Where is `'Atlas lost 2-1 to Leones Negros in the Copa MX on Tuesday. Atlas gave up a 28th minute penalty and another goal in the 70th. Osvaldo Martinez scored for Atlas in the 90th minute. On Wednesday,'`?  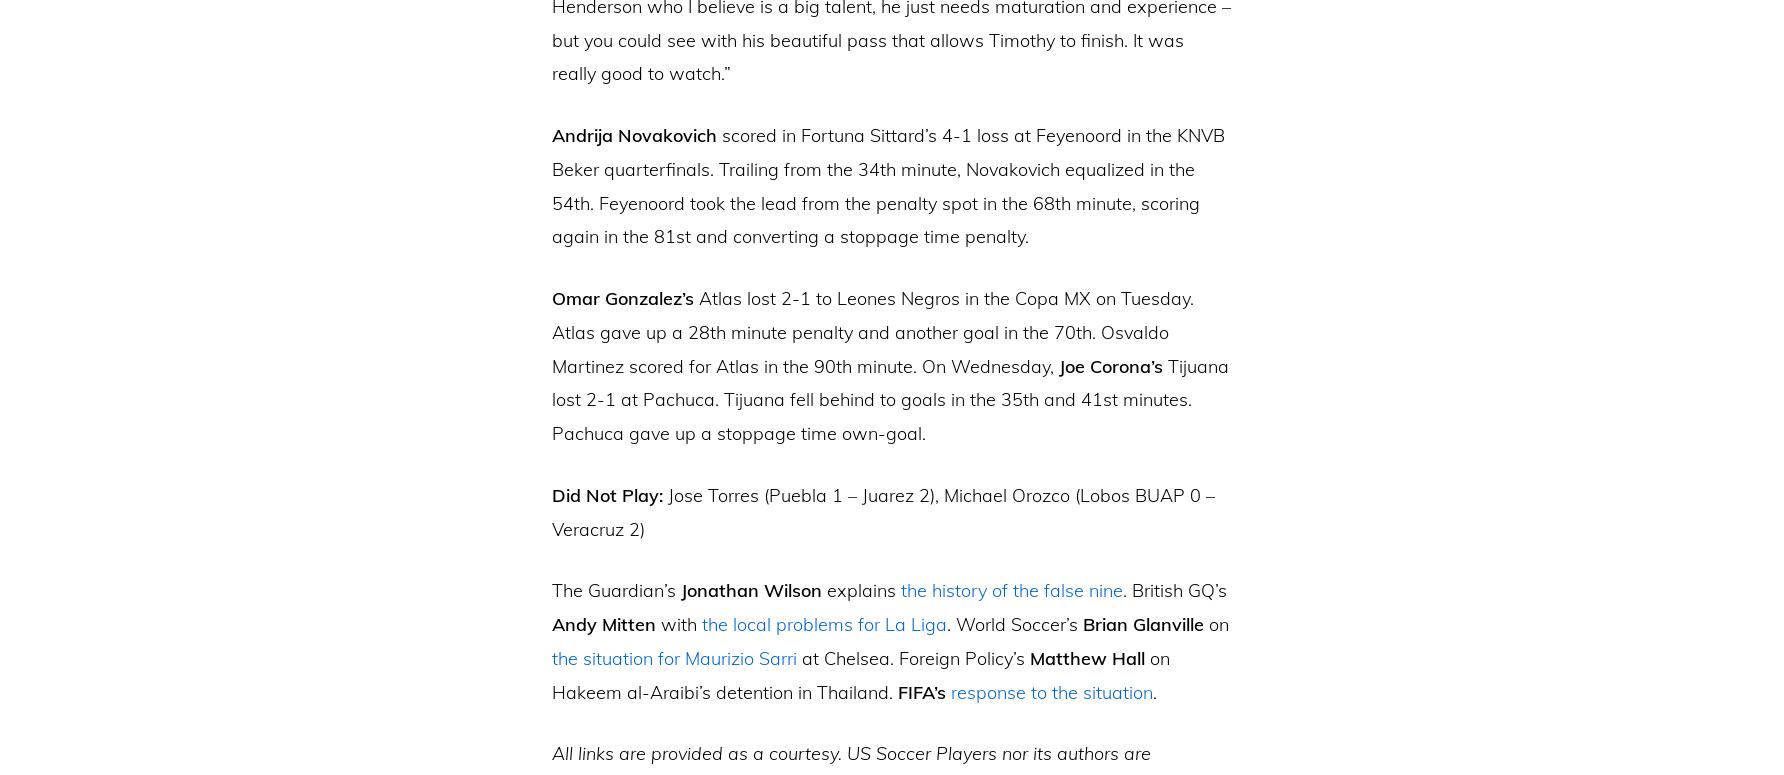
'Atlas lost 2-1 to Leones Negros in the Copa MX on Tuesday. Atlas gave up a 28th minute penalty and another goal in the 70th. Osvaldo Martinez scored for Atlas in the 90th minute. On Wednesday,' is located at coordinates (871, 331).